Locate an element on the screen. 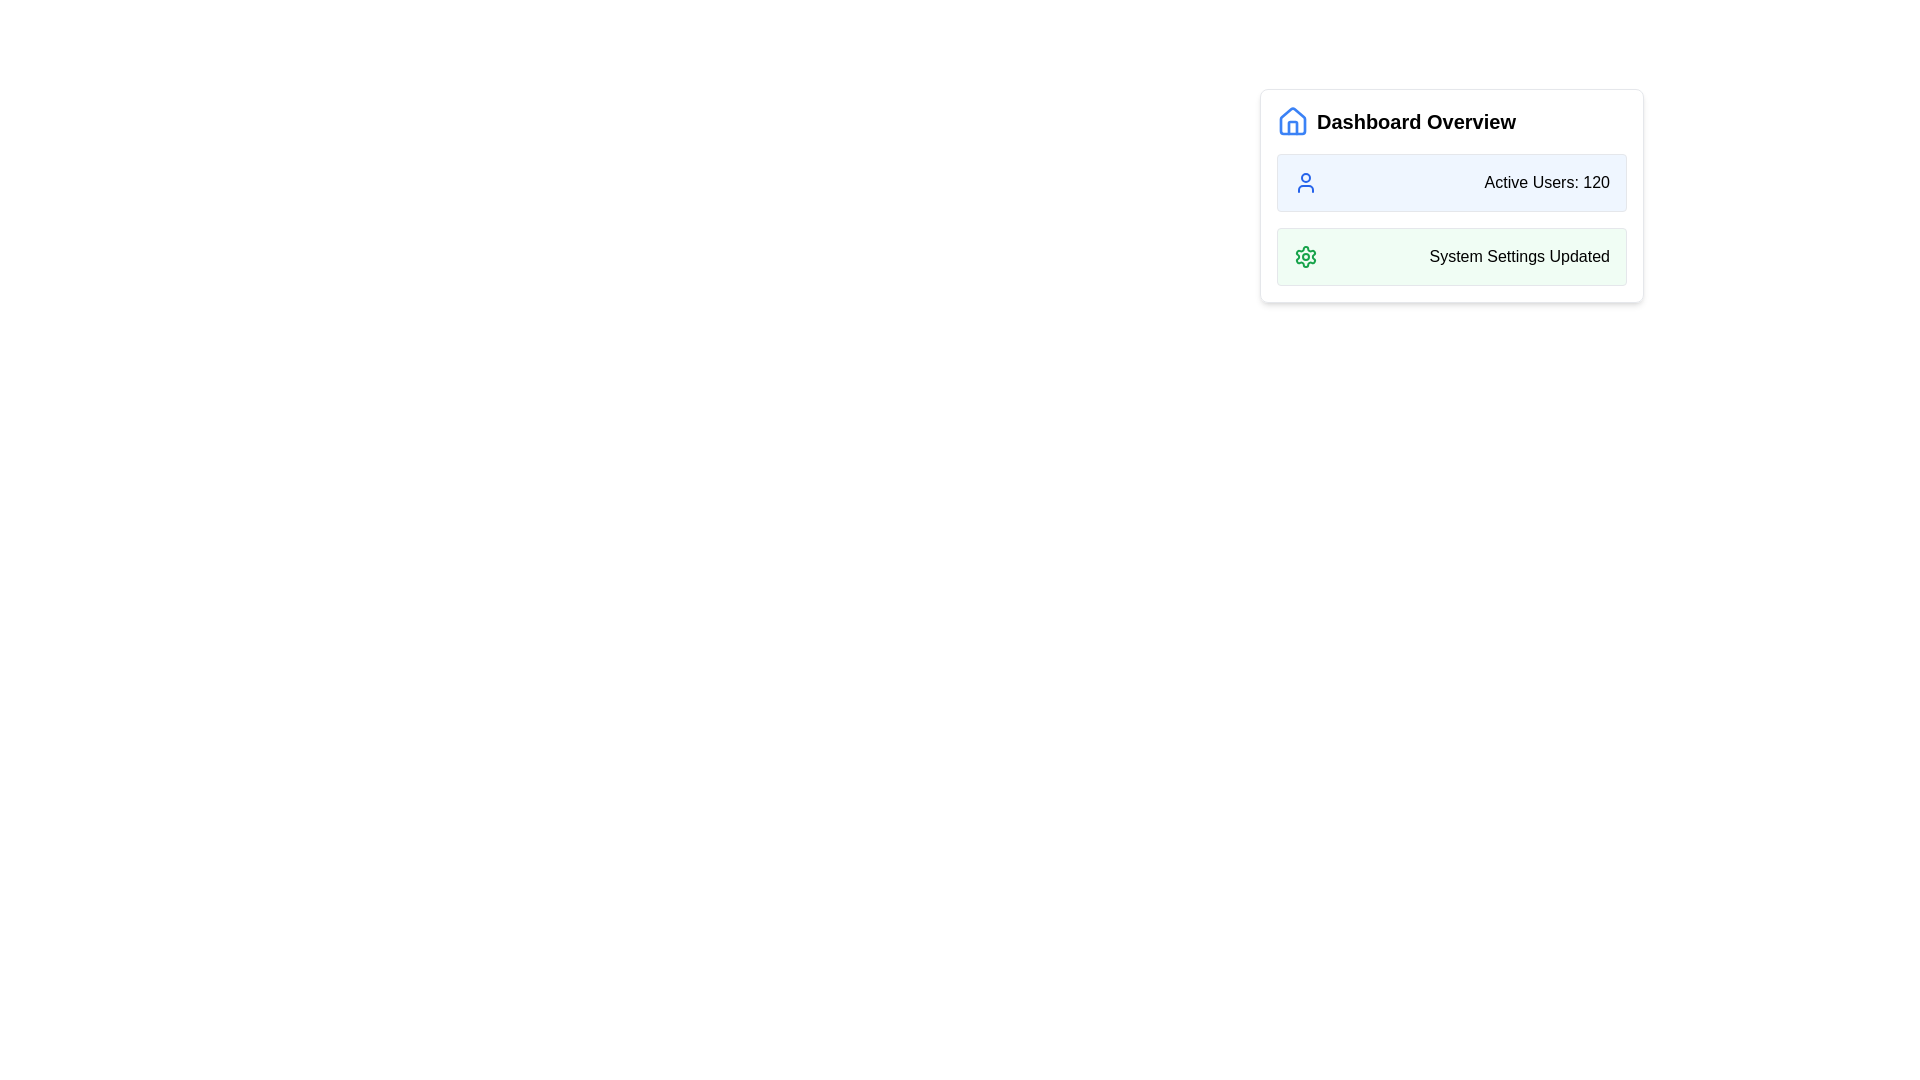 The height and width of the screenshot is (1080, 1920). the 'Dashboard Overview' text heading with an icon is located at coordinates (1451, 122).